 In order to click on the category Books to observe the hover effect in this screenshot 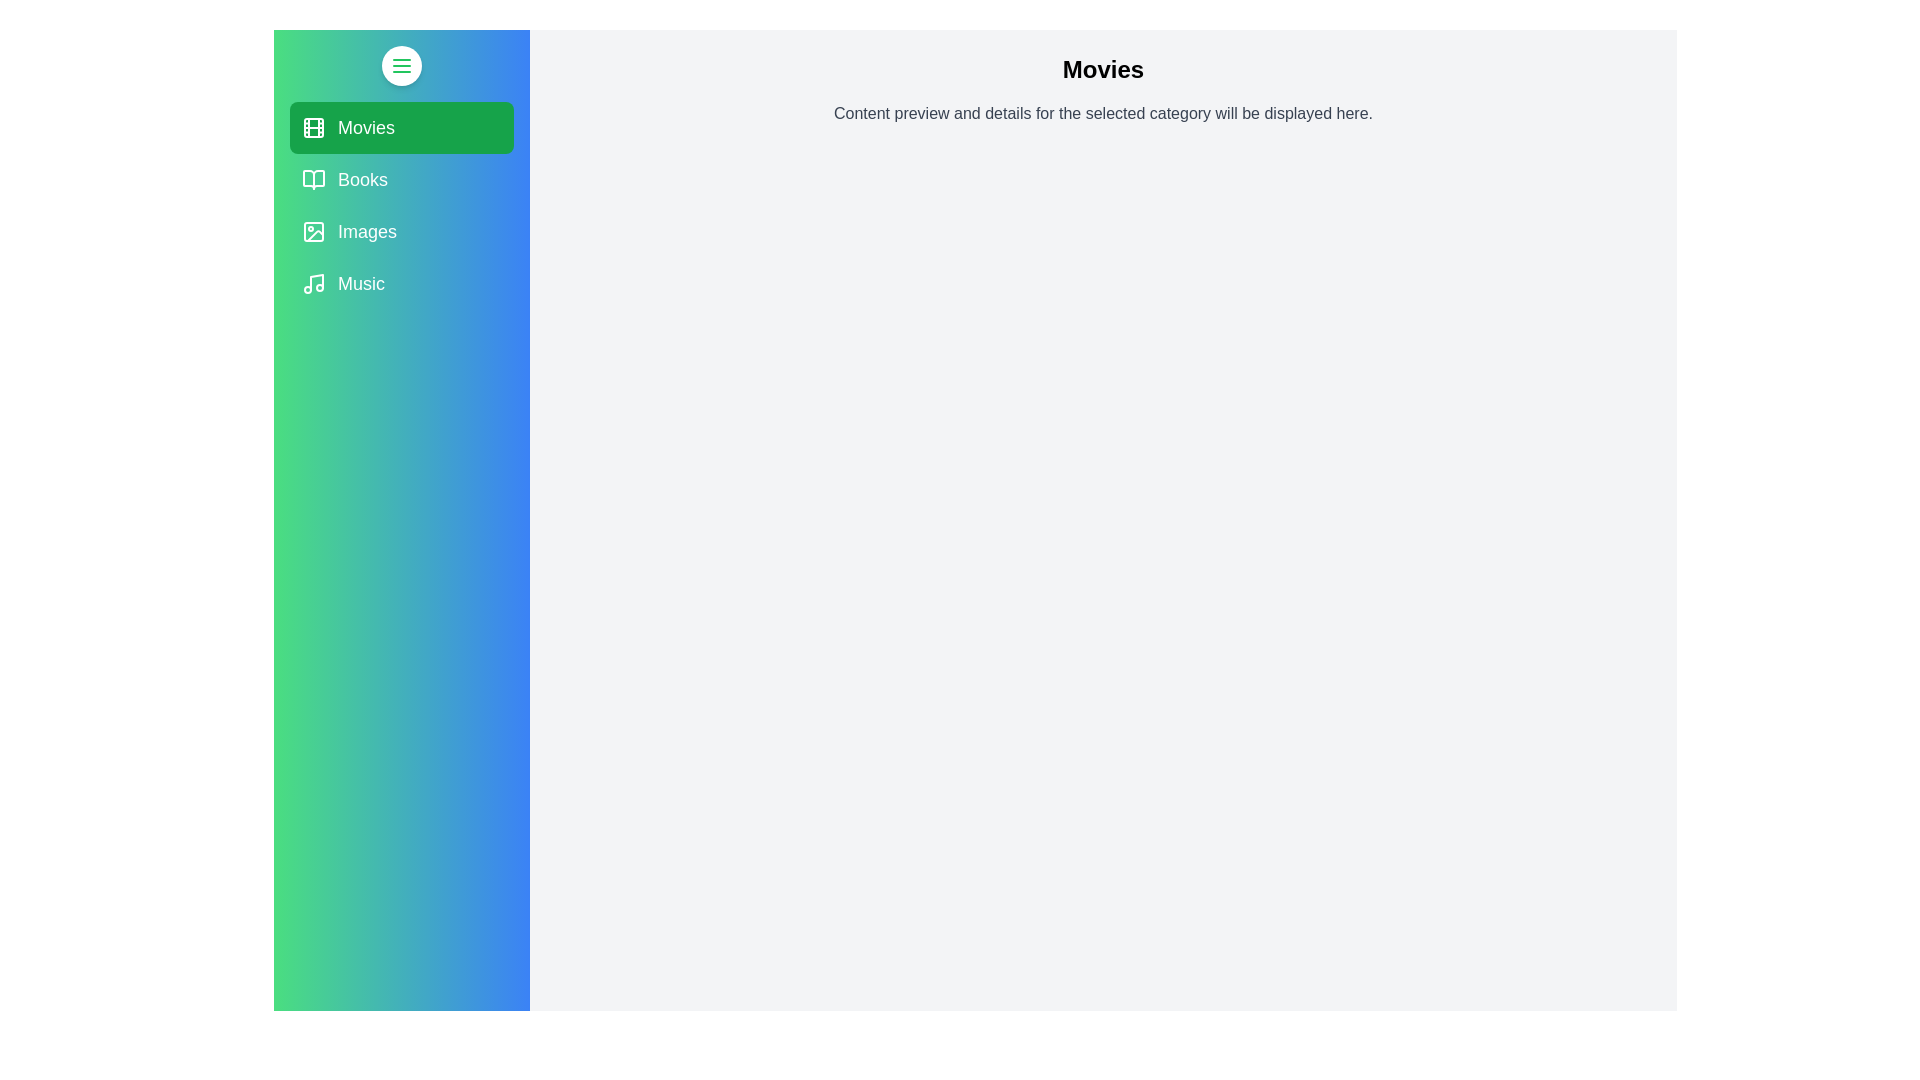, I will do `click(401, 180)`.